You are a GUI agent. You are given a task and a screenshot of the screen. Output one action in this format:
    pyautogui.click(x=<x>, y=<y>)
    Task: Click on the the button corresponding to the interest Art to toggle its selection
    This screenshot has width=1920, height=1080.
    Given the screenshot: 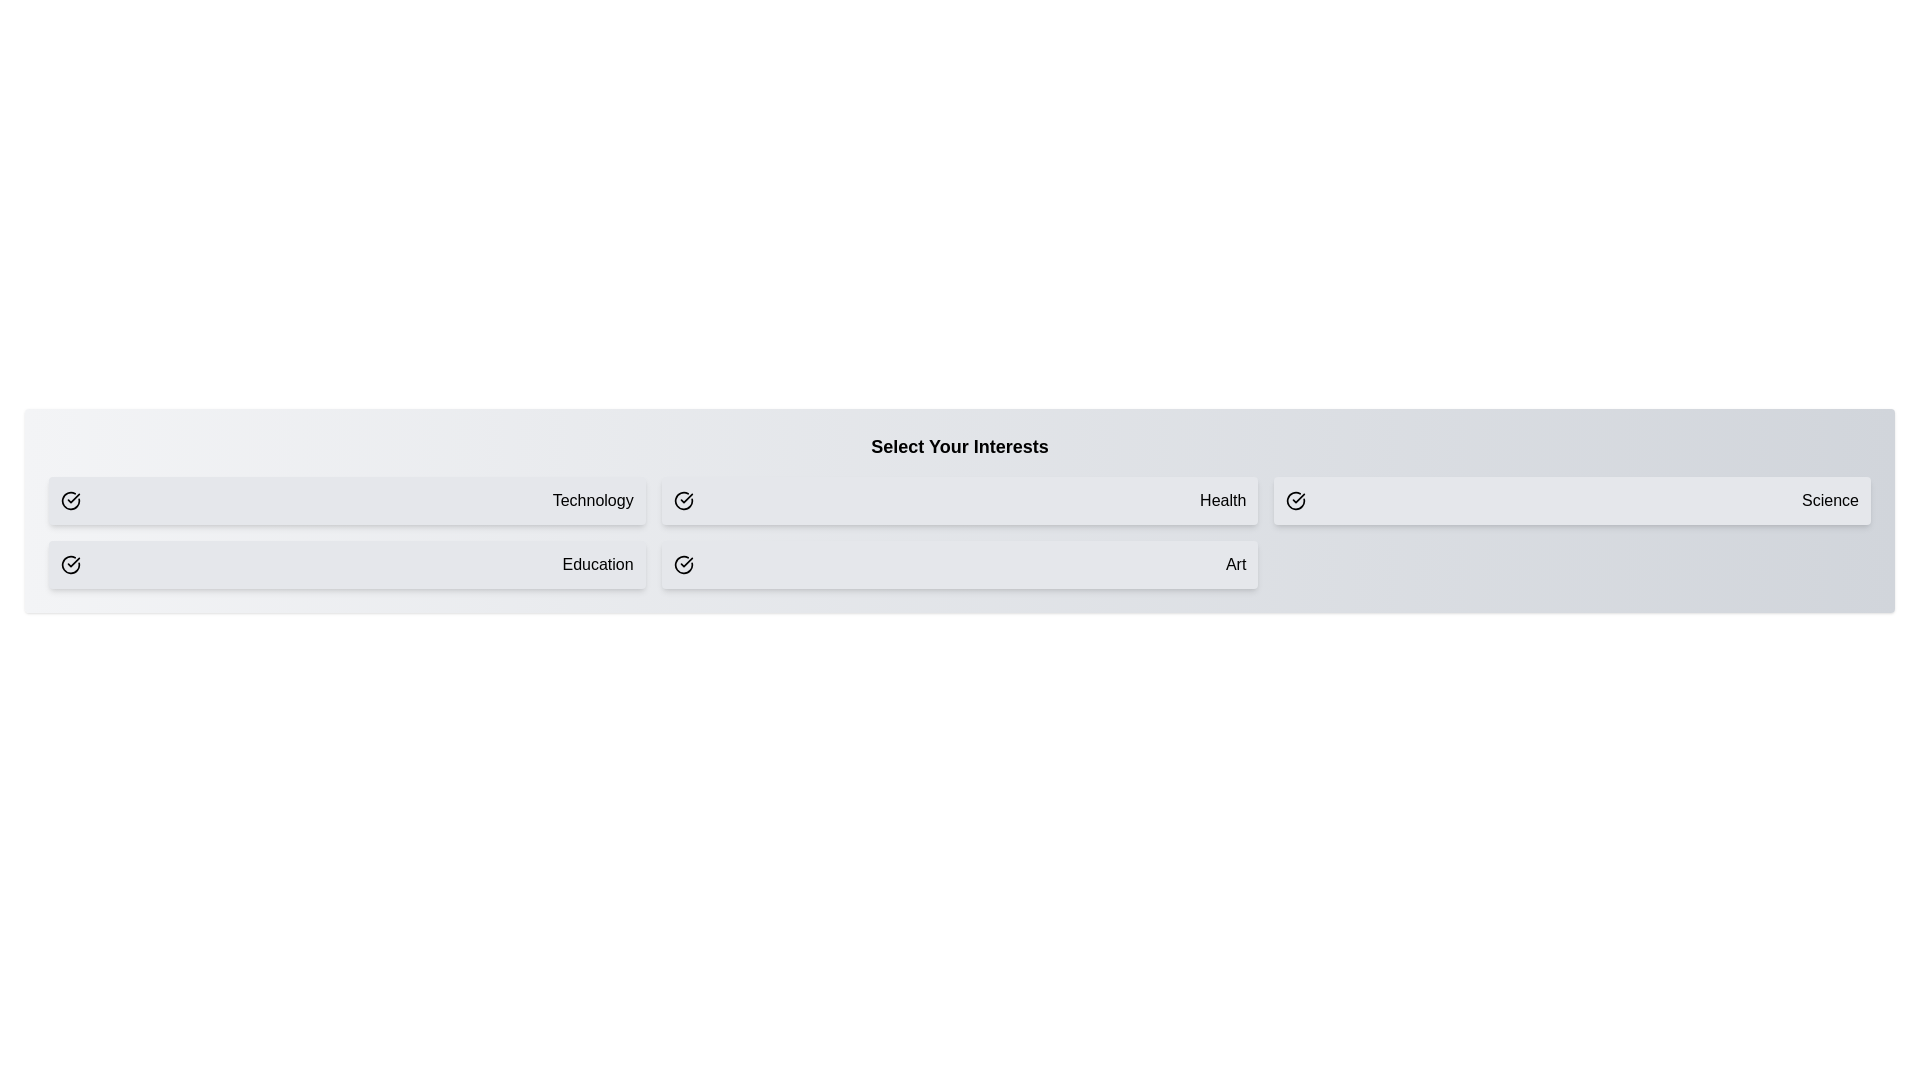 What is the action you would take?
    pyautogui.click(x=960, y=564)
    